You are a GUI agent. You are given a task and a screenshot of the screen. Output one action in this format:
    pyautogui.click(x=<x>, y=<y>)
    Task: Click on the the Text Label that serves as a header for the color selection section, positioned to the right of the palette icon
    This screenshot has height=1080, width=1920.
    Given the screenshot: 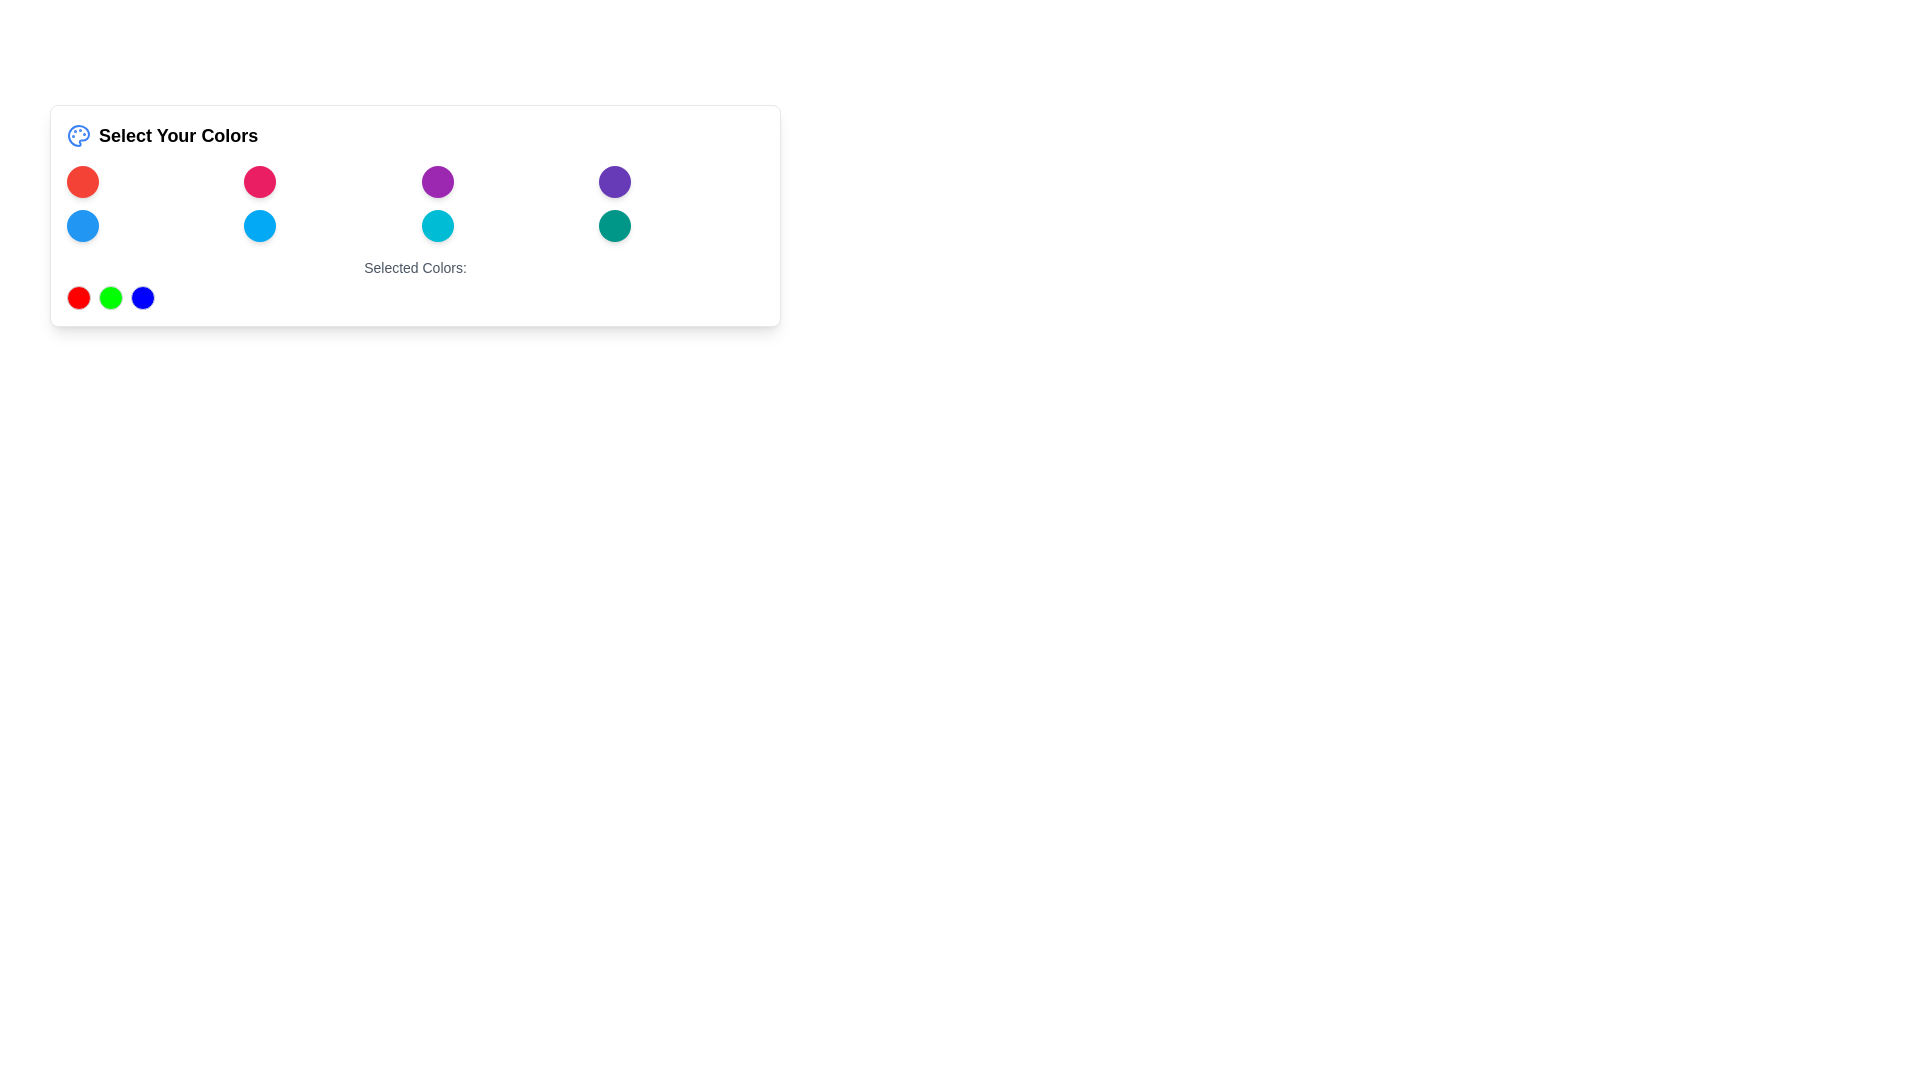 What is the action you would take?
    pyautogui.click(x=178, y=135)
    